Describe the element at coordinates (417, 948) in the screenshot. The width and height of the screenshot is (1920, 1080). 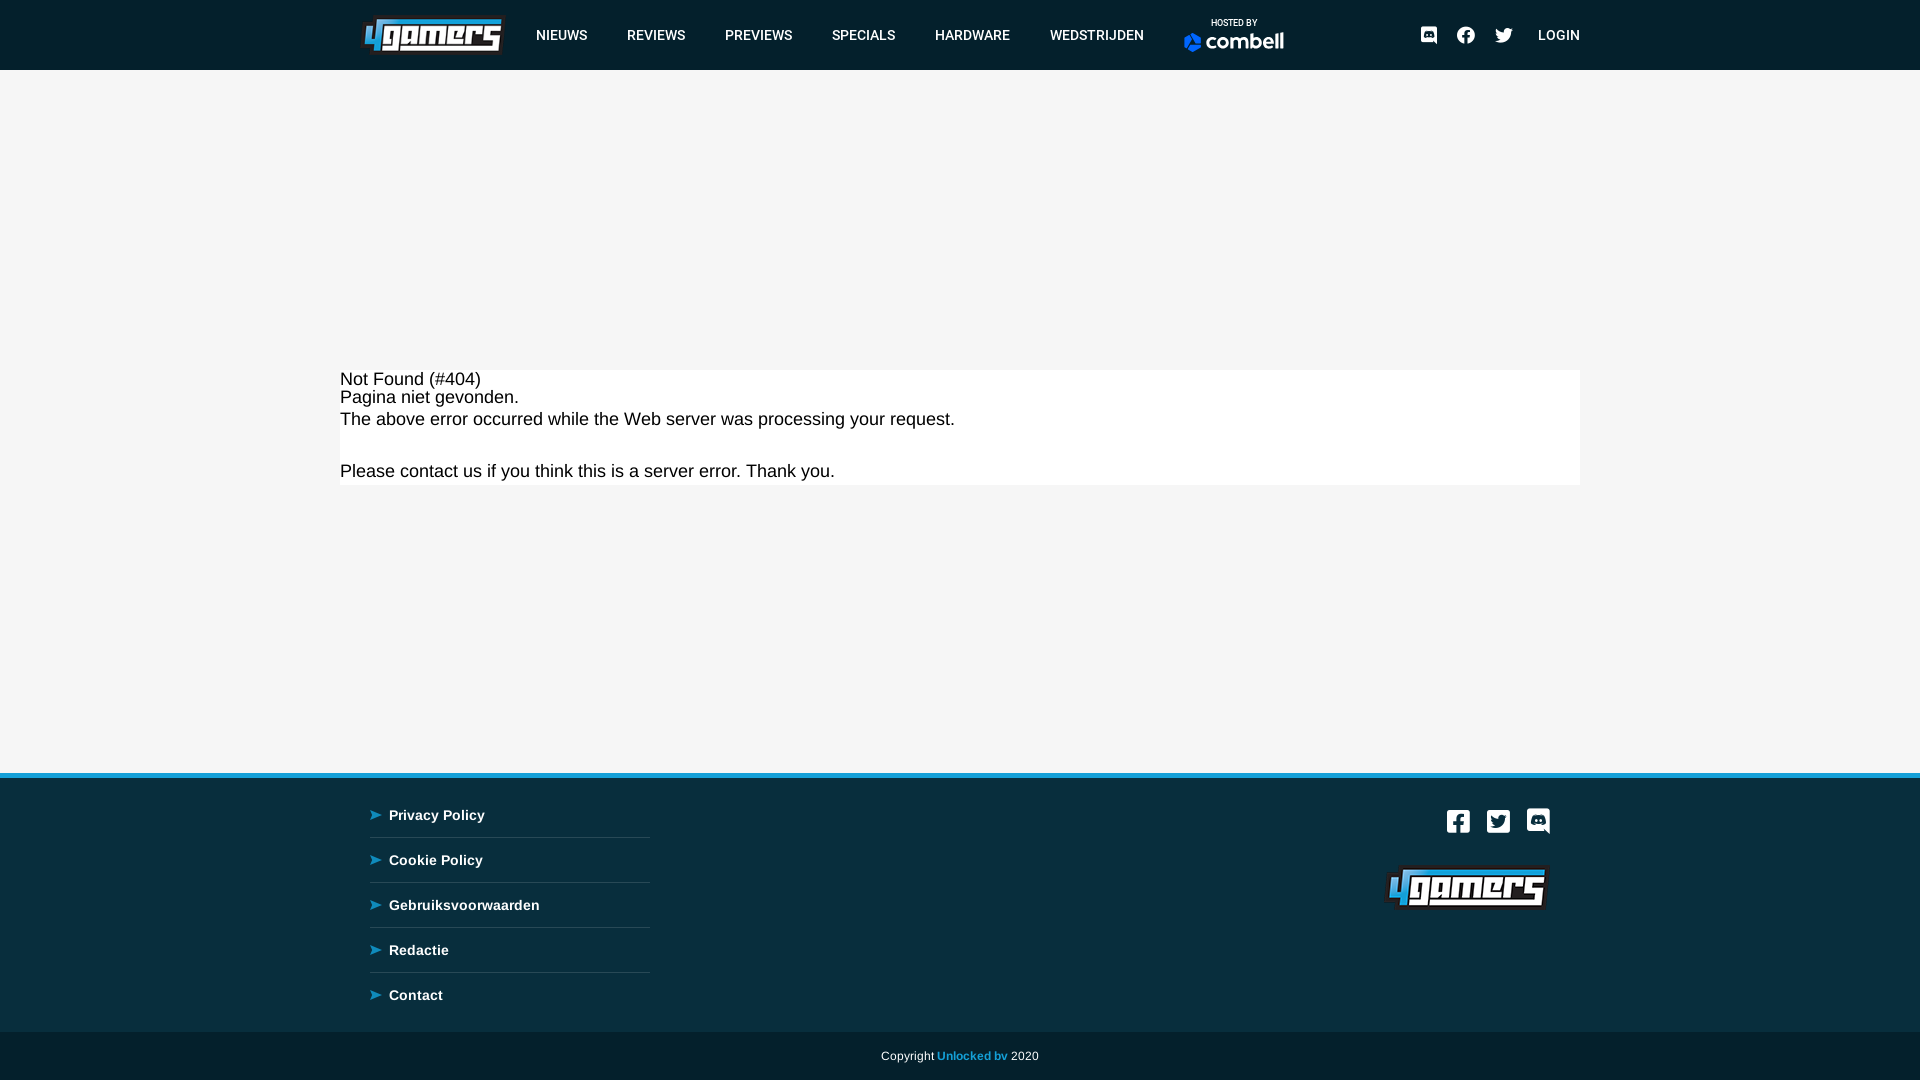
I see `'Redactie'` at that location.